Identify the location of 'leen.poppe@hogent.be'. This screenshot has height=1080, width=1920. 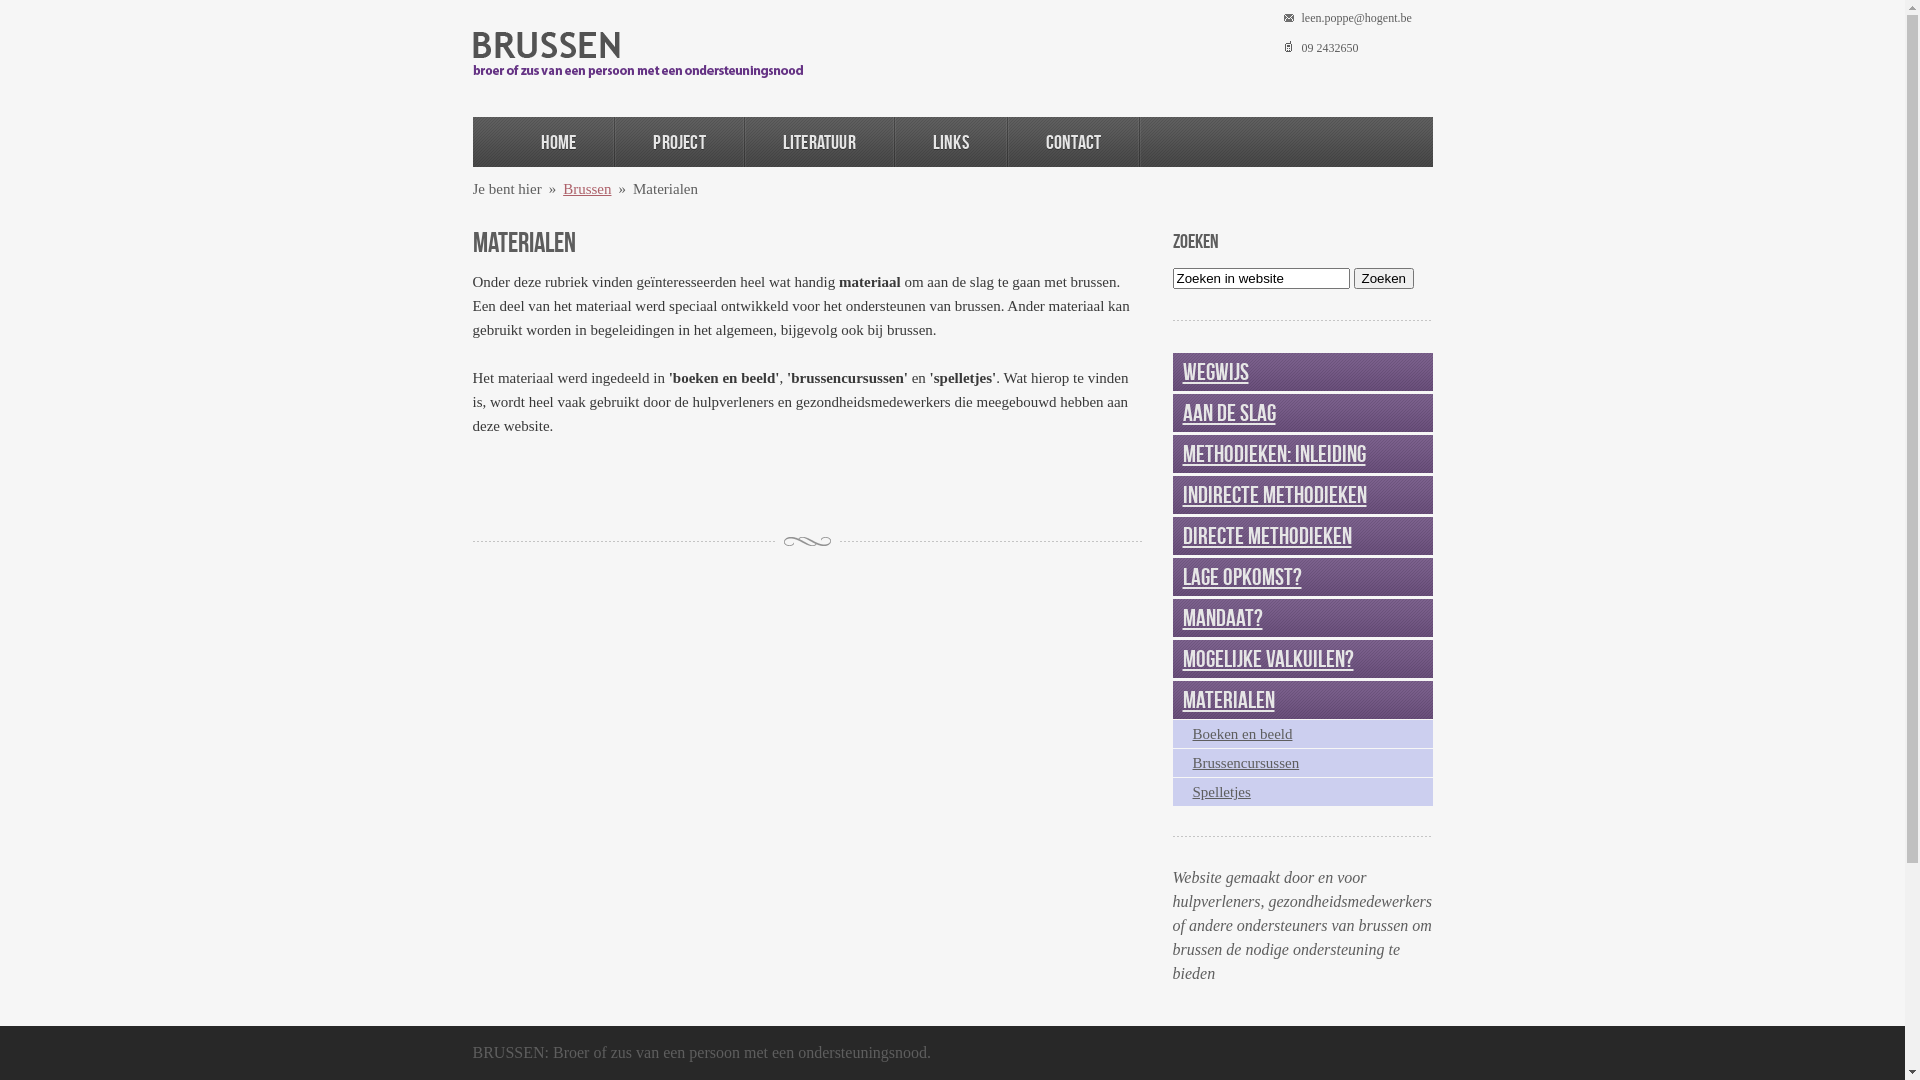
(1301, 18).